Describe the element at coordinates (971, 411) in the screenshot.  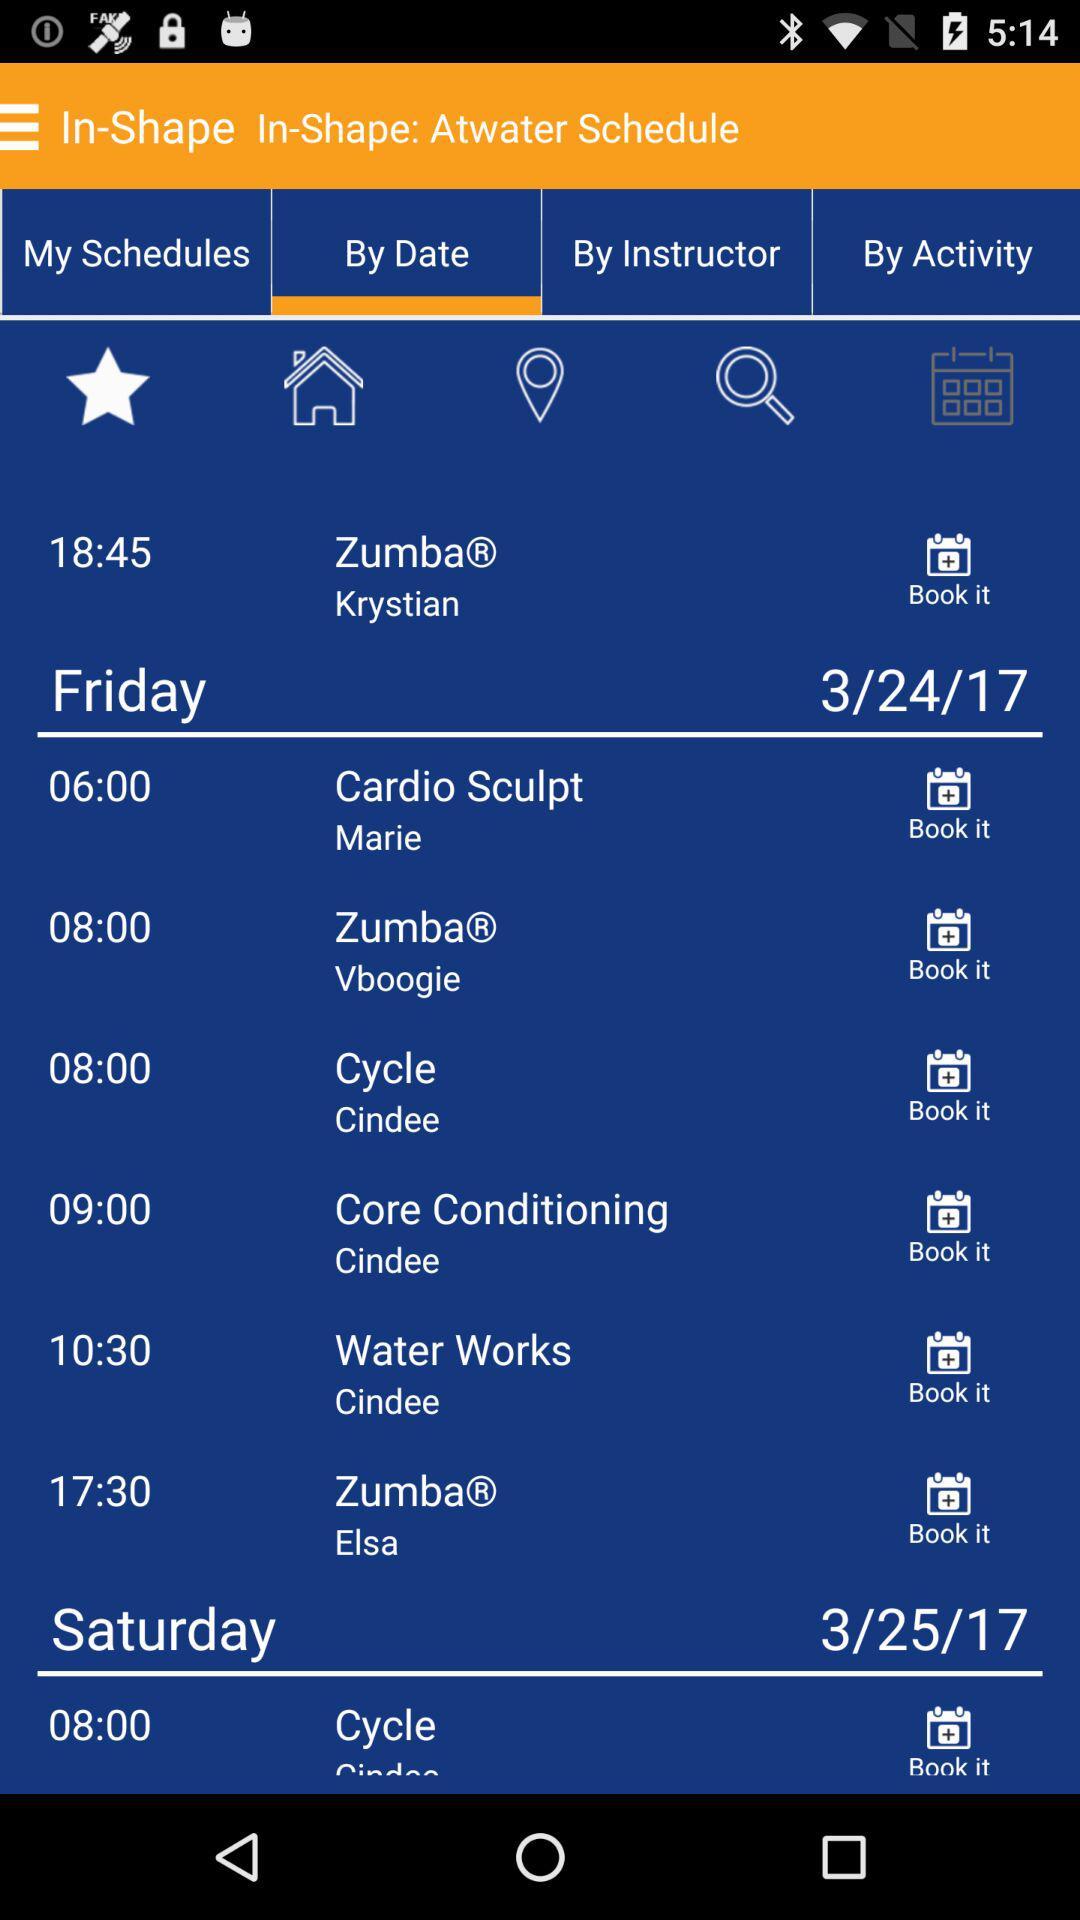
I see `the date_range icon` at that location.